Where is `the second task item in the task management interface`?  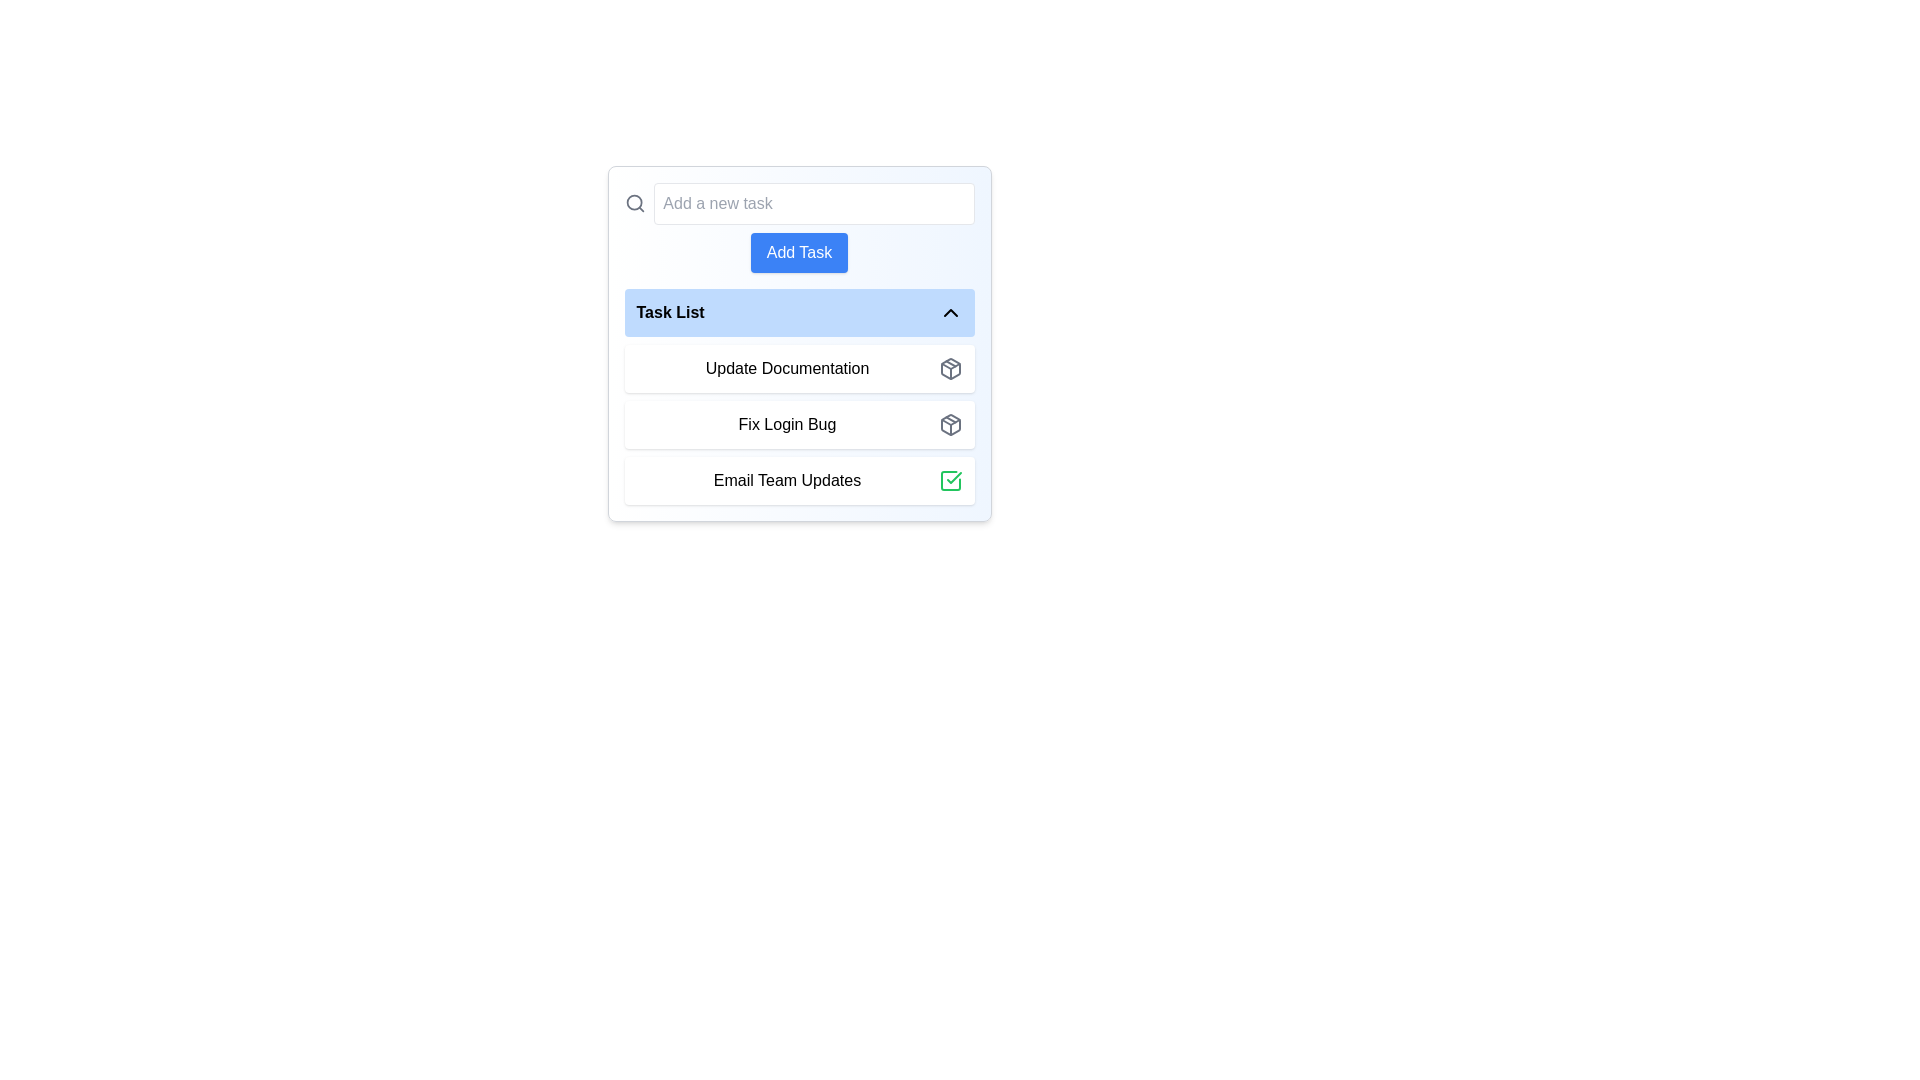 the second task item in the task management interface is located at coordinates (798, 423).